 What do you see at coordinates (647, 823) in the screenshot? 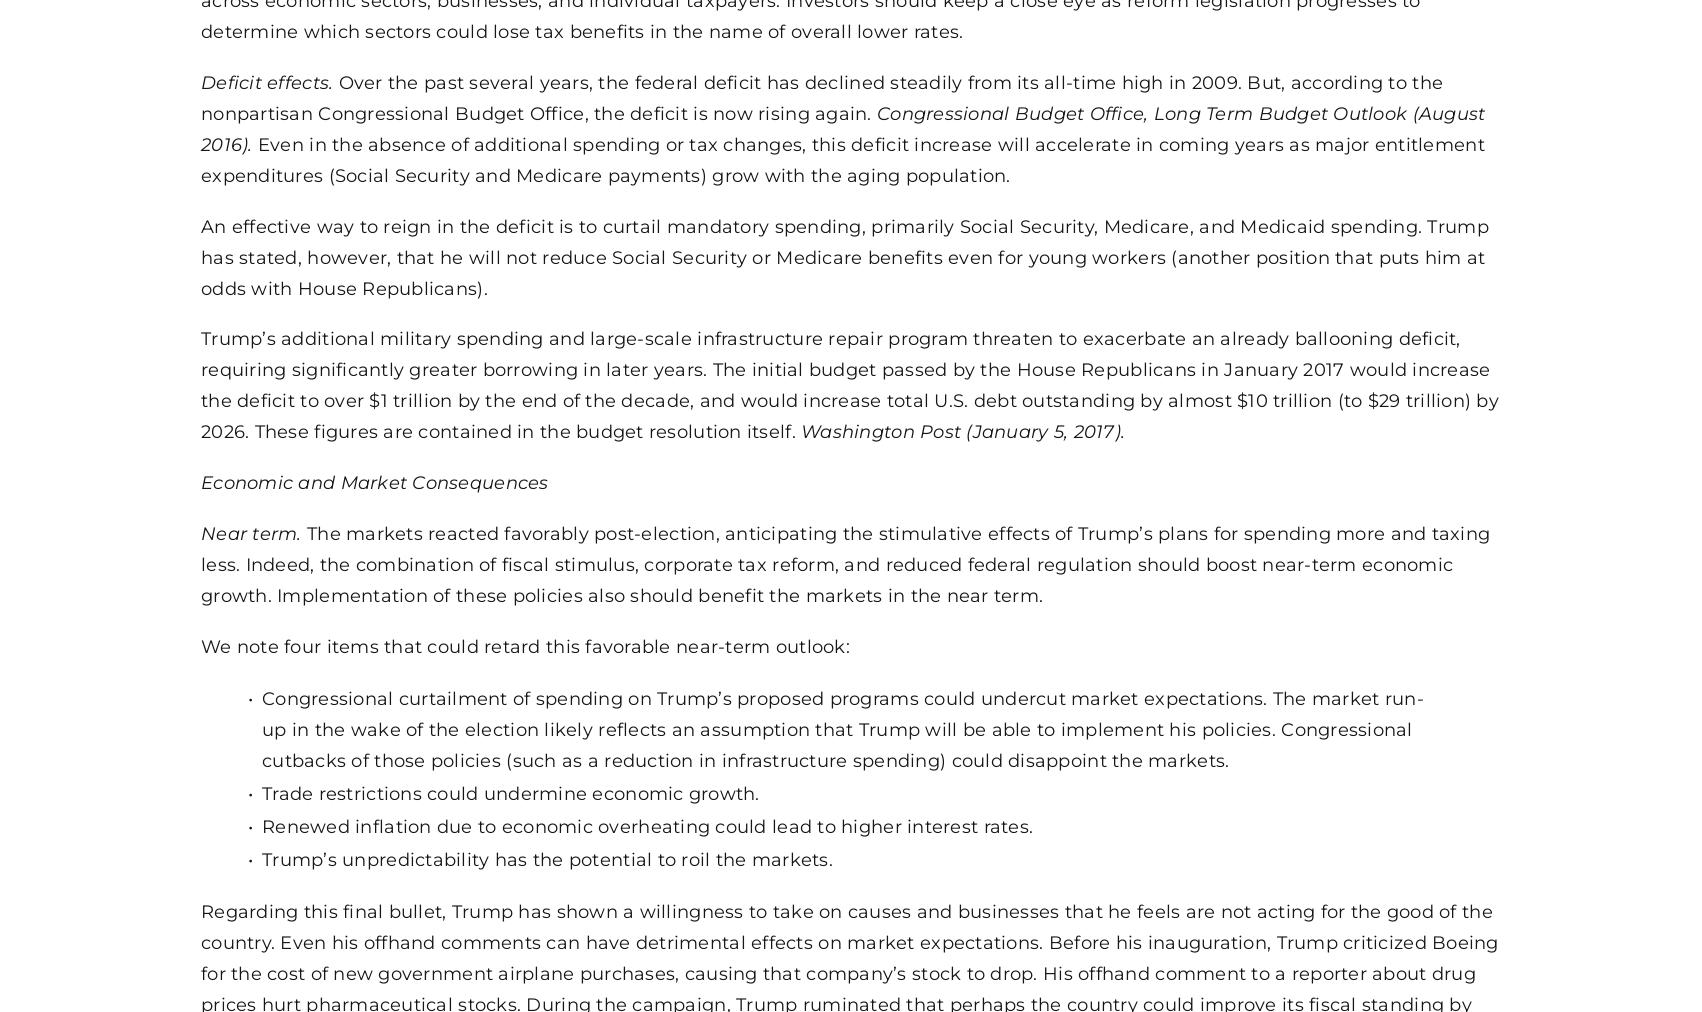
I see `'Renewed inflation due to economic overheating could lead to higher interest rates.'` at bounding box center [647, 823].